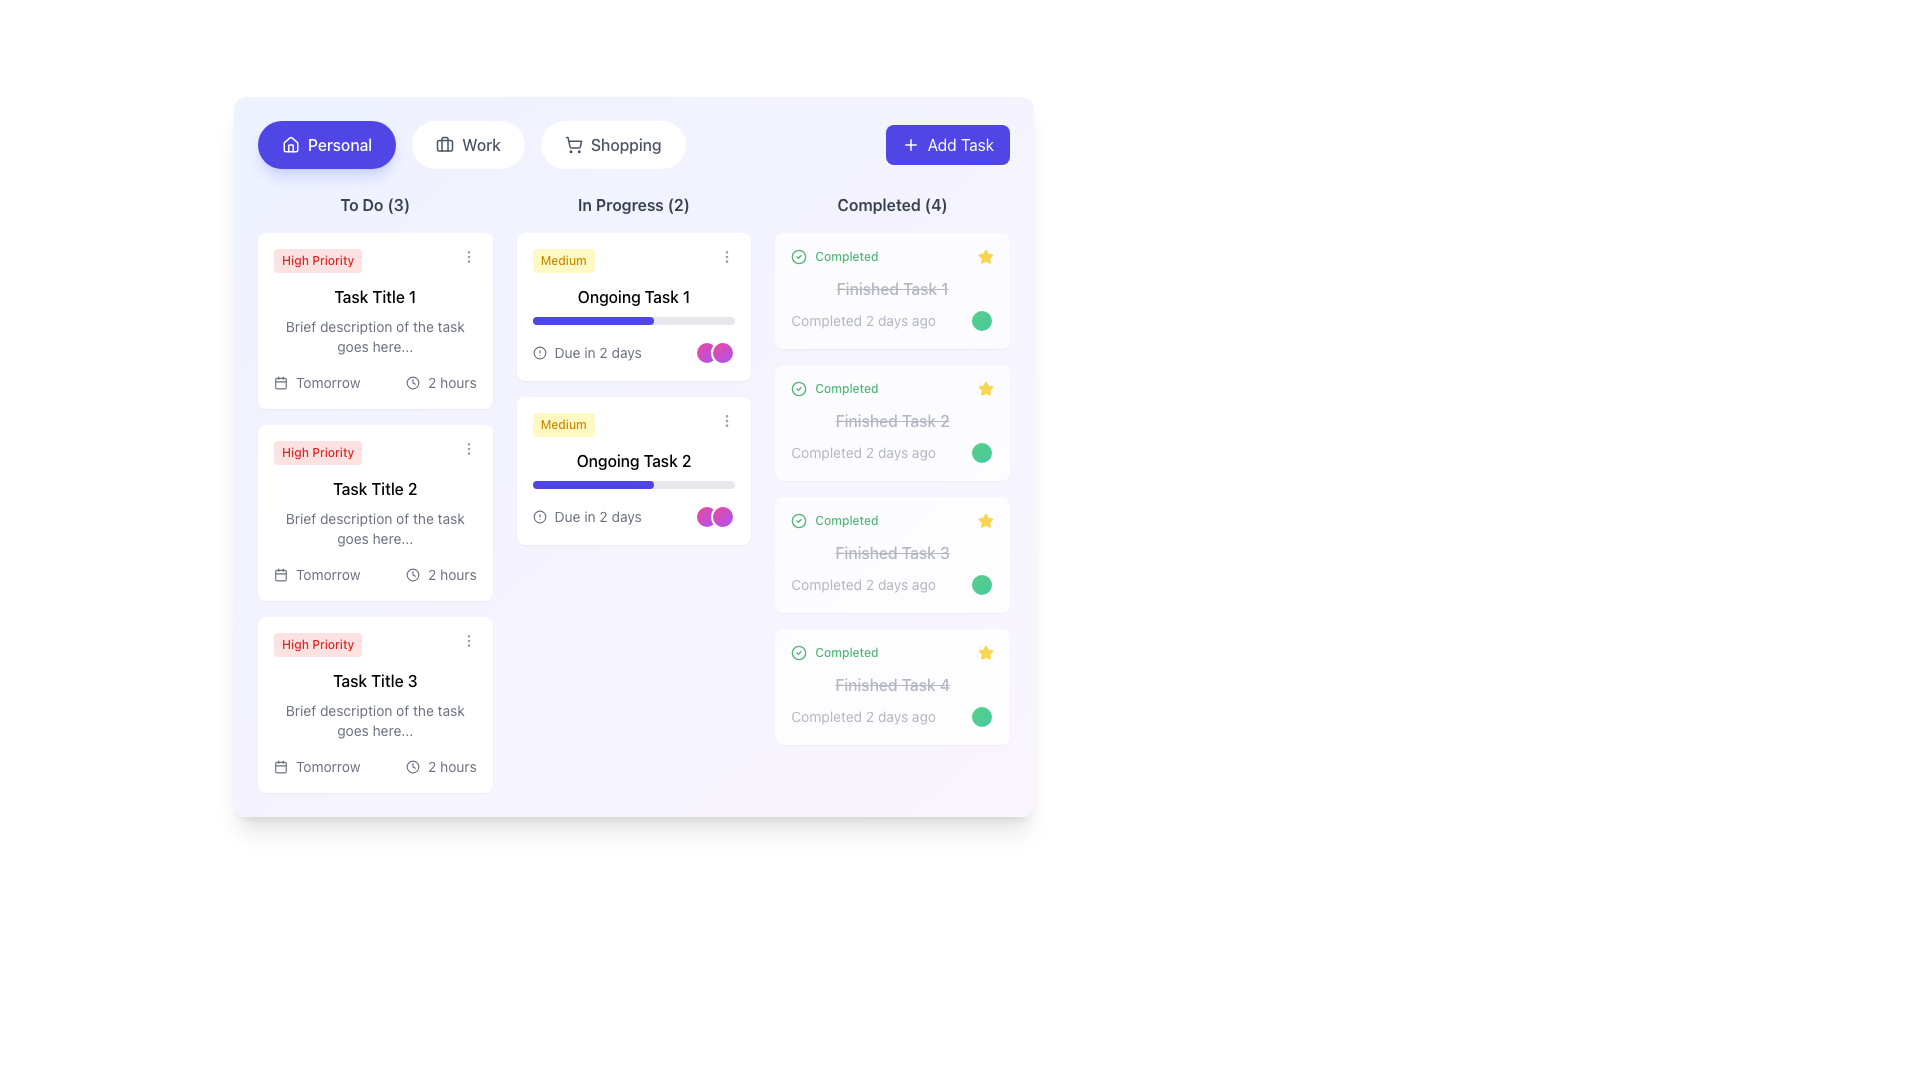 The image size is (1920, 1080). What do you see at coordinates (280, 382) in the screenshot?
I see `the calendar icon element located in the 'To Do' column associated with 'Task Title 1', positioned above the clock icon and preceding the text 'Tomorrow'` at bounding box center [280, 382].